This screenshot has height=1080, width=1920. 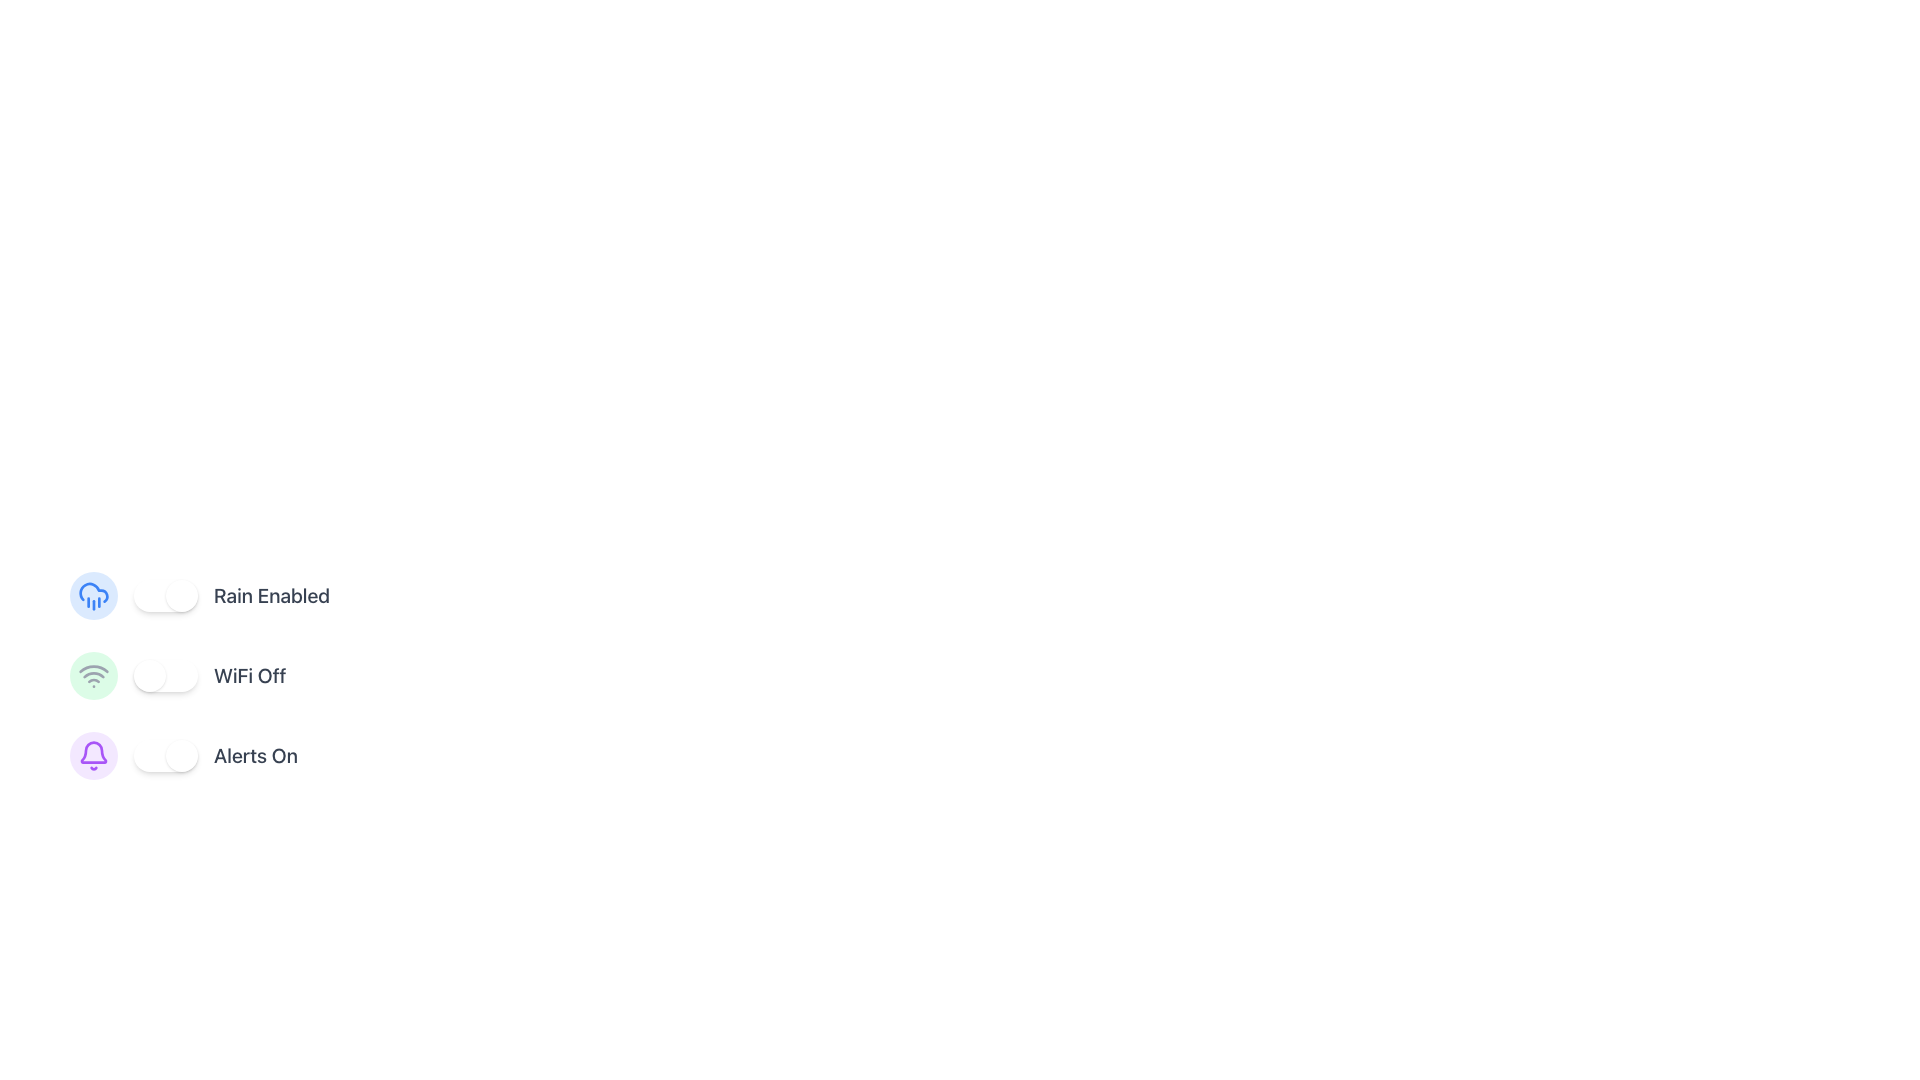 I want to click on the purple outlined concave bell icon, which is the lower component in a list of toggle switches, positioned to the left of the 'Alerts On' label, so click(x=93, y=752).